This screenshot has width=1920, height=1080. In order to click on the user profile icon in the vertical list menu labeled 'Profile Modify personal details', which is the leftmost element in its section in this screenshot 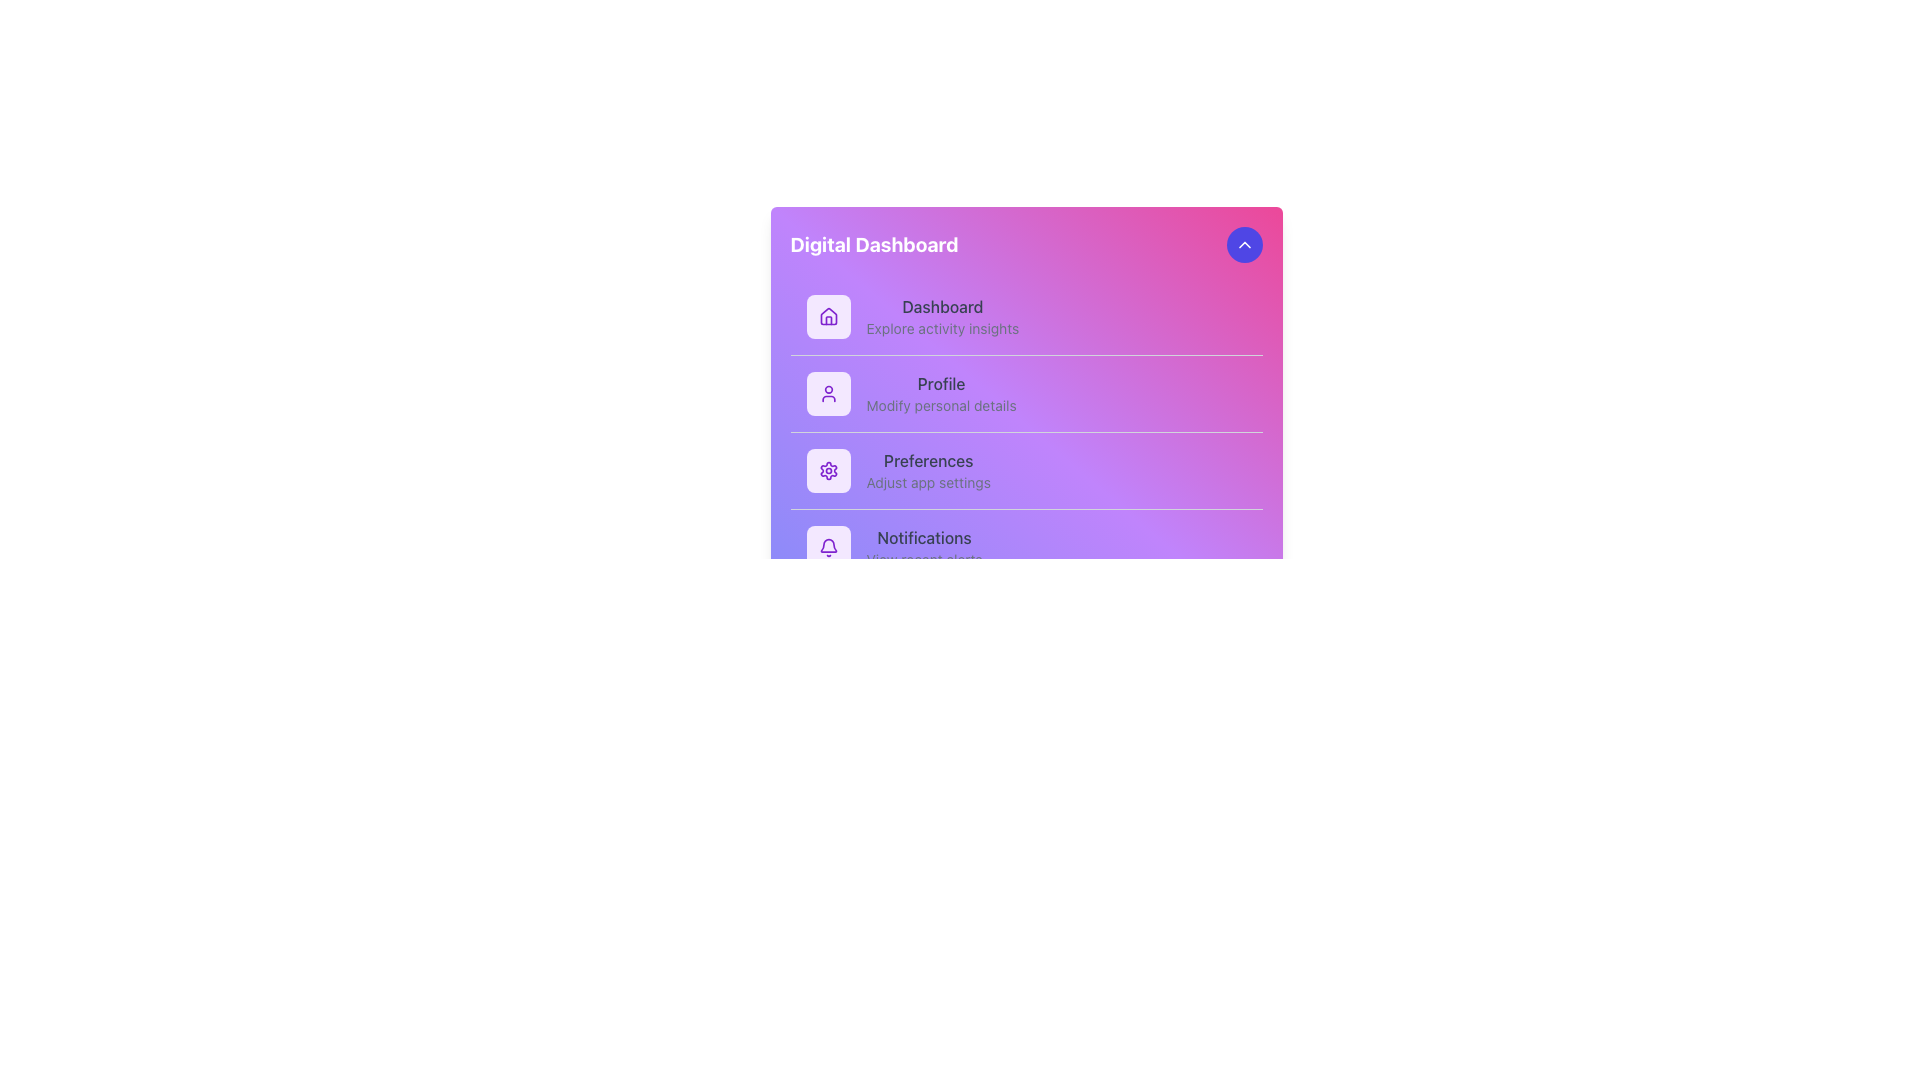, I will do `click(828, 393)`.